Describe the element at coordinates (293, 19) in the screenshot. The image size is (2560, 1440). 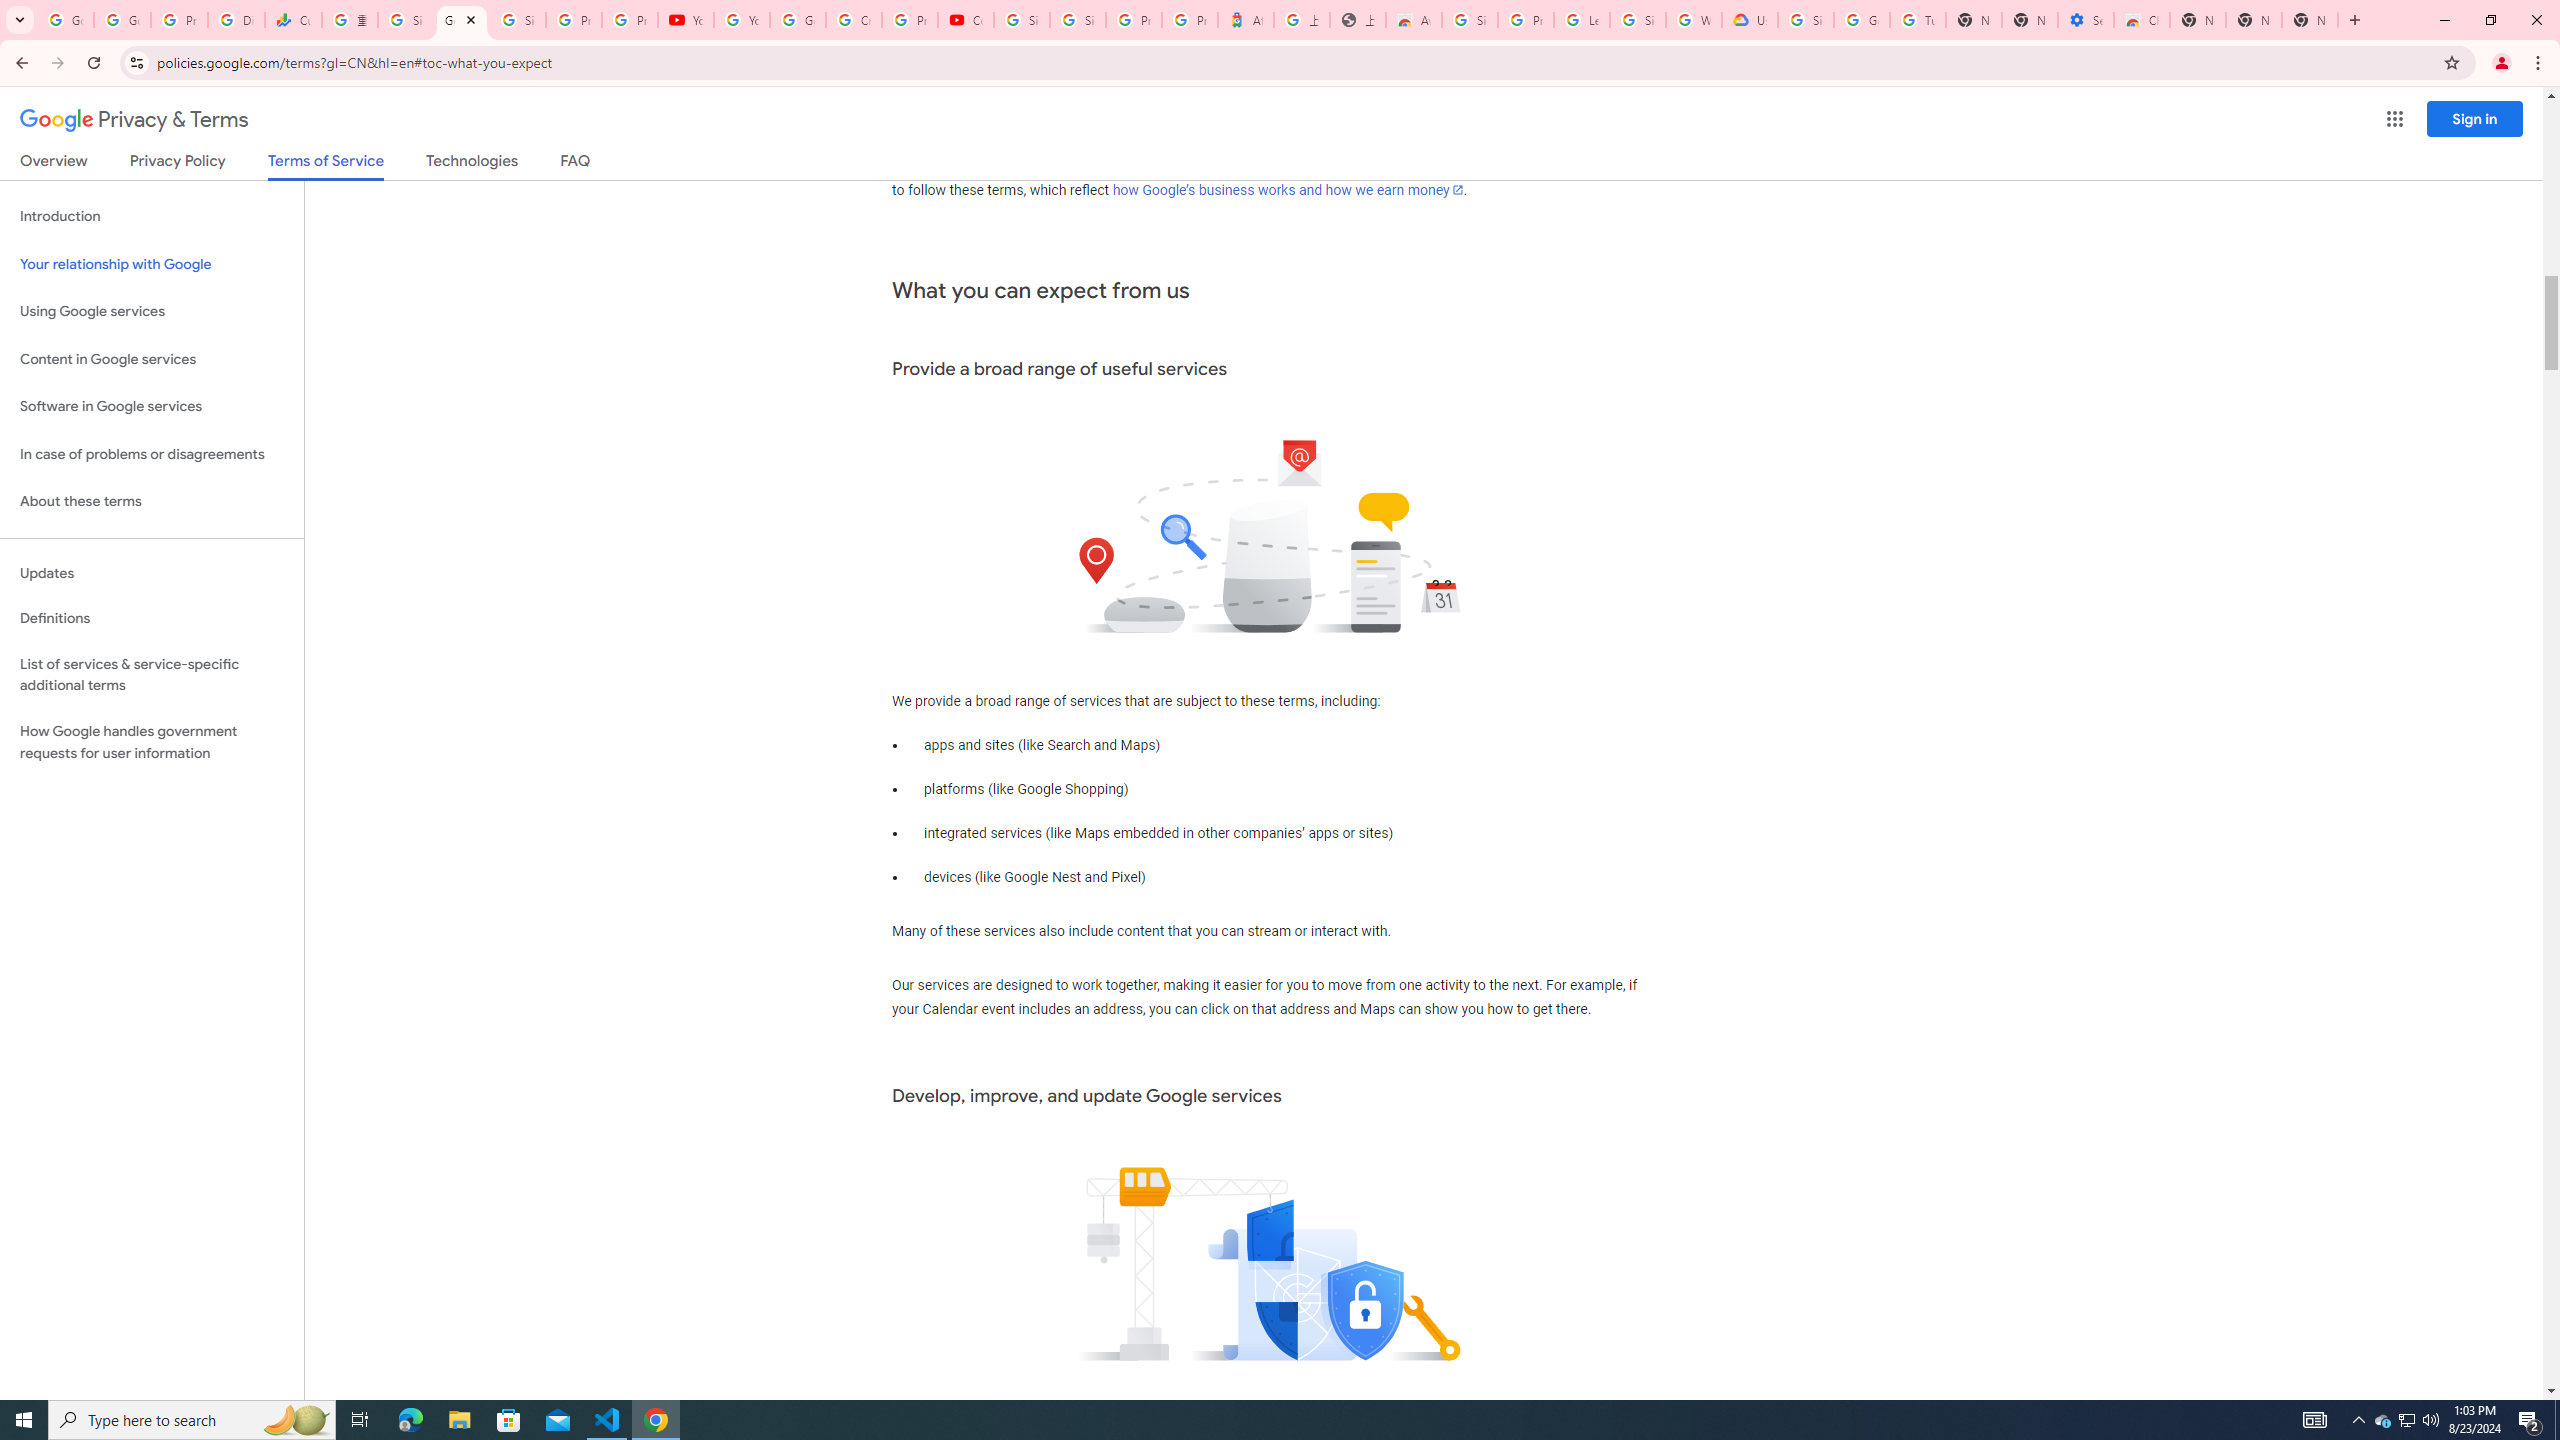
I see `'Currencies - Google Finance'` at that location.